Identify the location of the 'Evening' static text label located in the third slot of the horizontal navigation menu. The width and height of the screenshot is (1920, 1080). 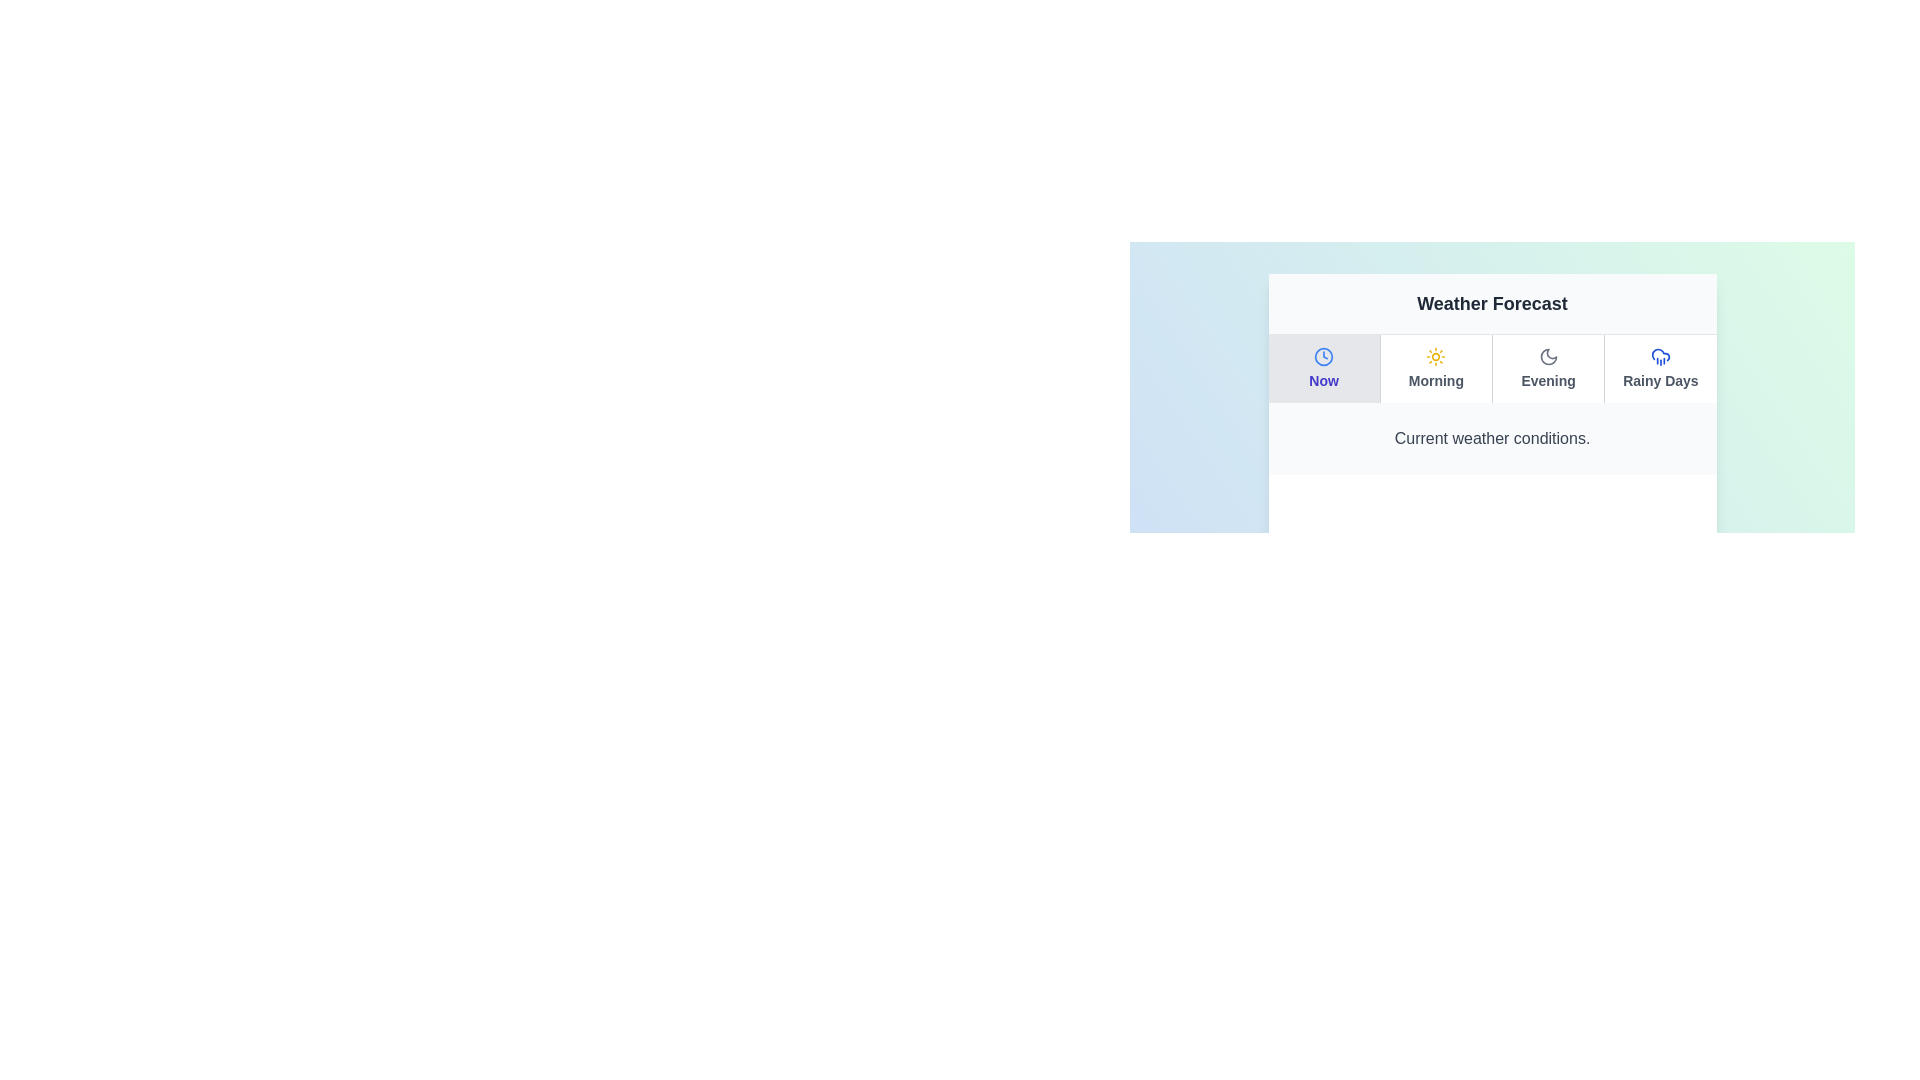
(1547, 381).